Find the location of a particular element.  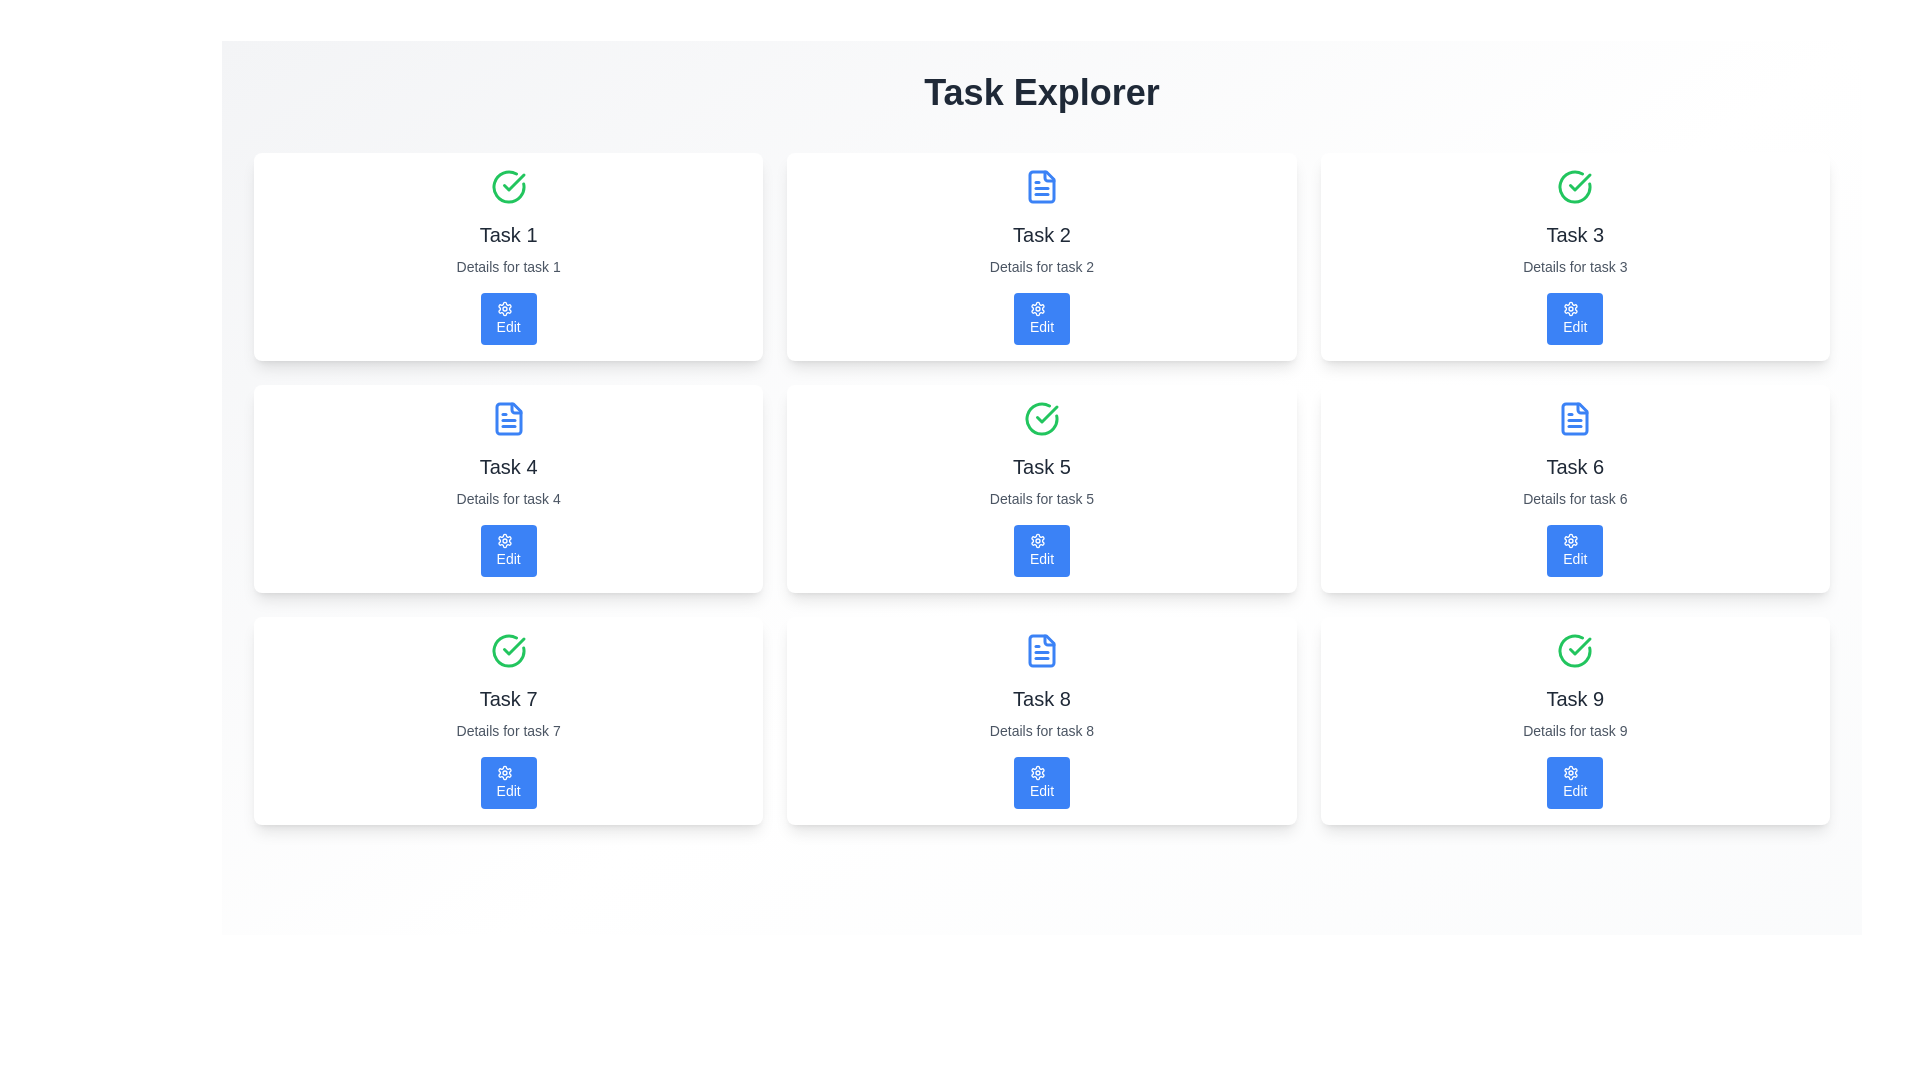

the non-interactive title text label for 'Task 7' located in the third row and first column of the grid layout under the 'Task Explorer' heading is located at coordinates (508, 697).